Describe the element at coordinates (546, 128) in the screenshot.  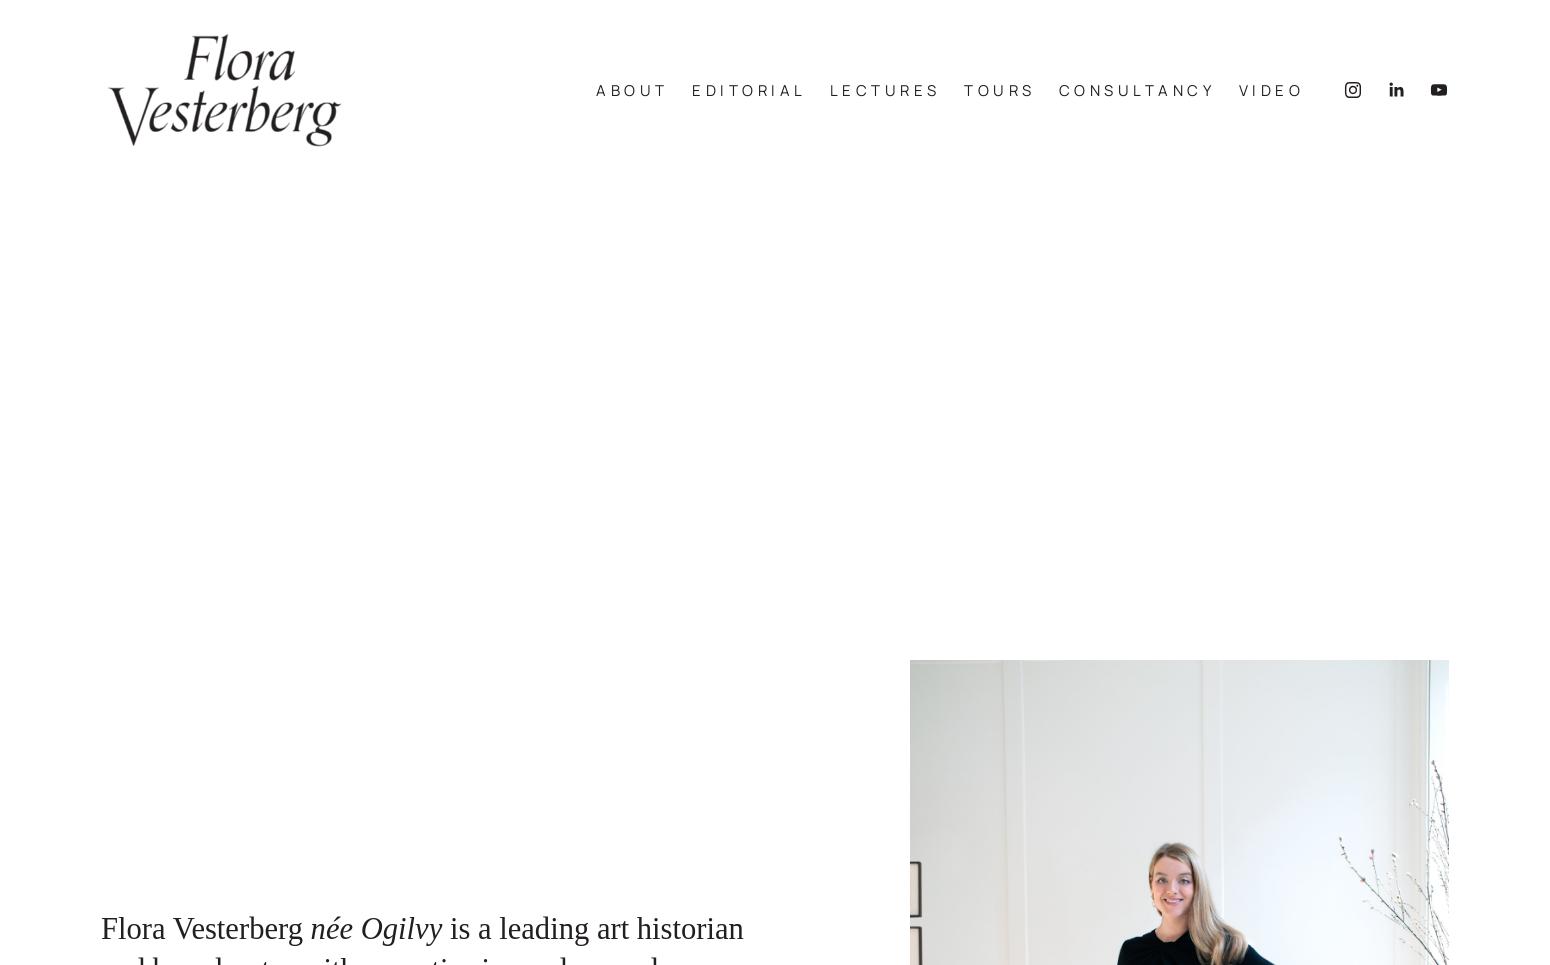
I see `'Biography'` at that location.